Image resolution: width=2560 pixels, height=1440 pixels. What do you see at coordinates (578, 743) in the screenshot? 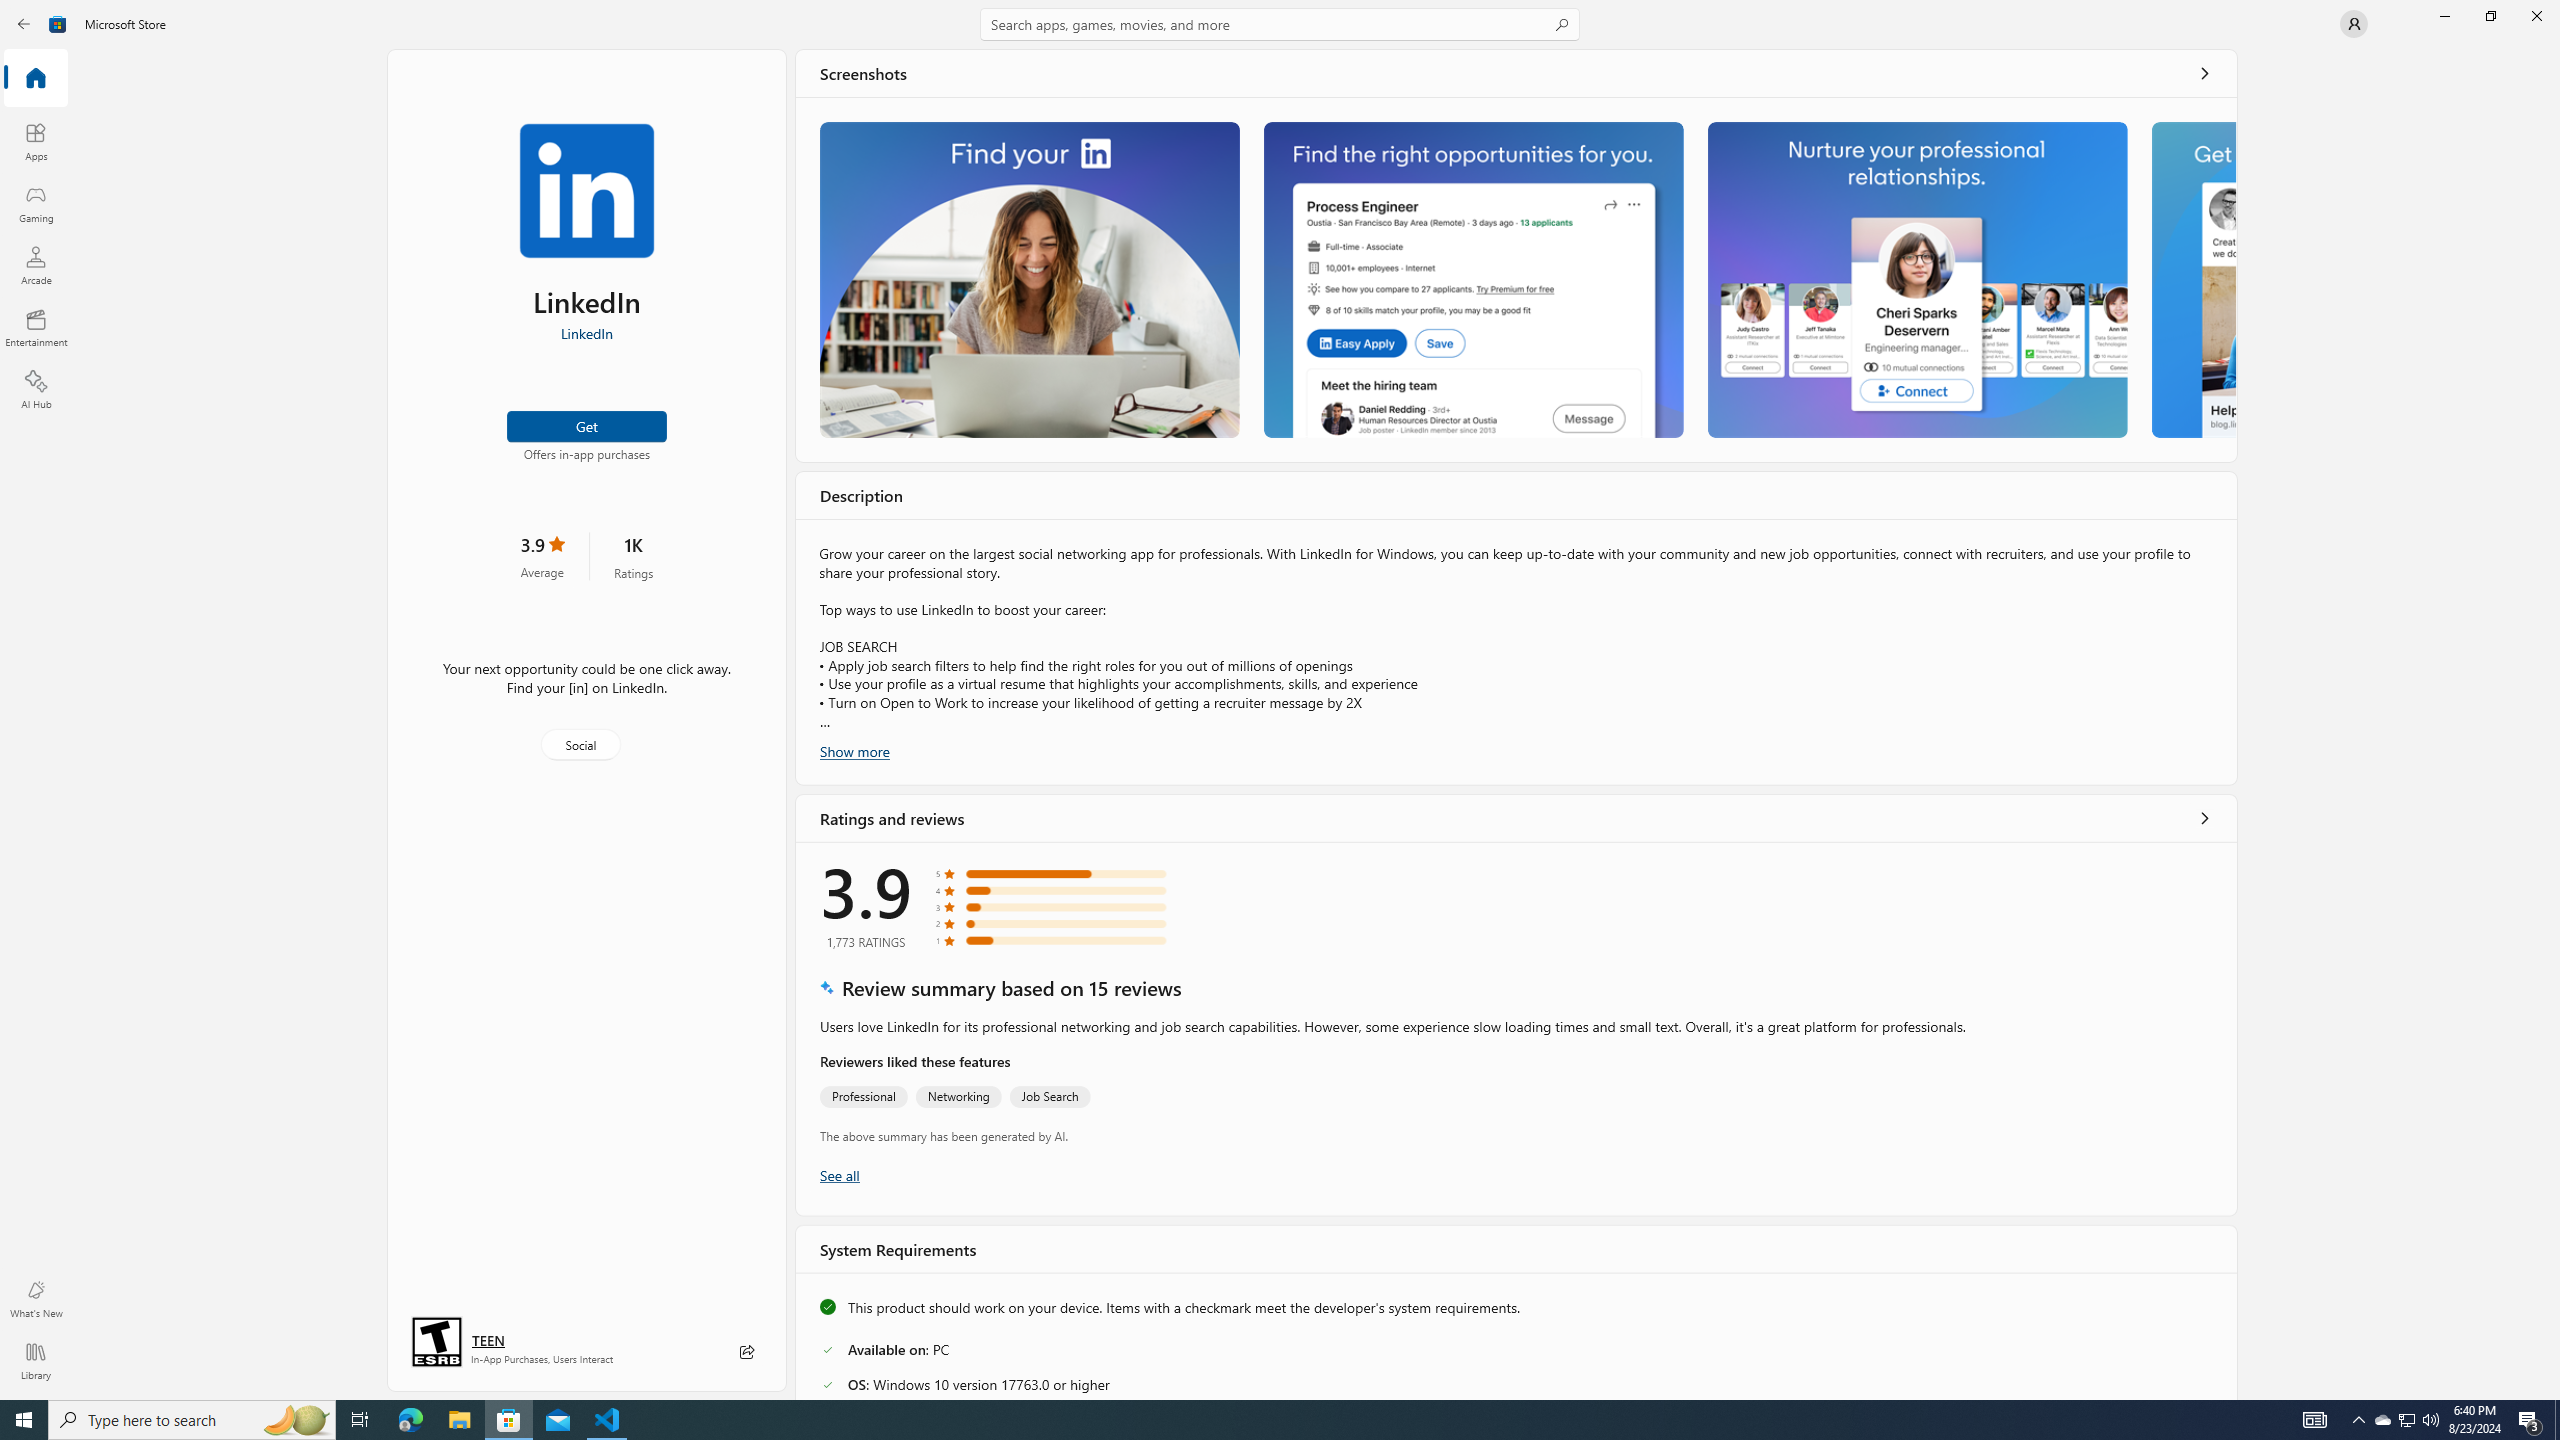
I see `'Social'` at bounding box center [578, 743].